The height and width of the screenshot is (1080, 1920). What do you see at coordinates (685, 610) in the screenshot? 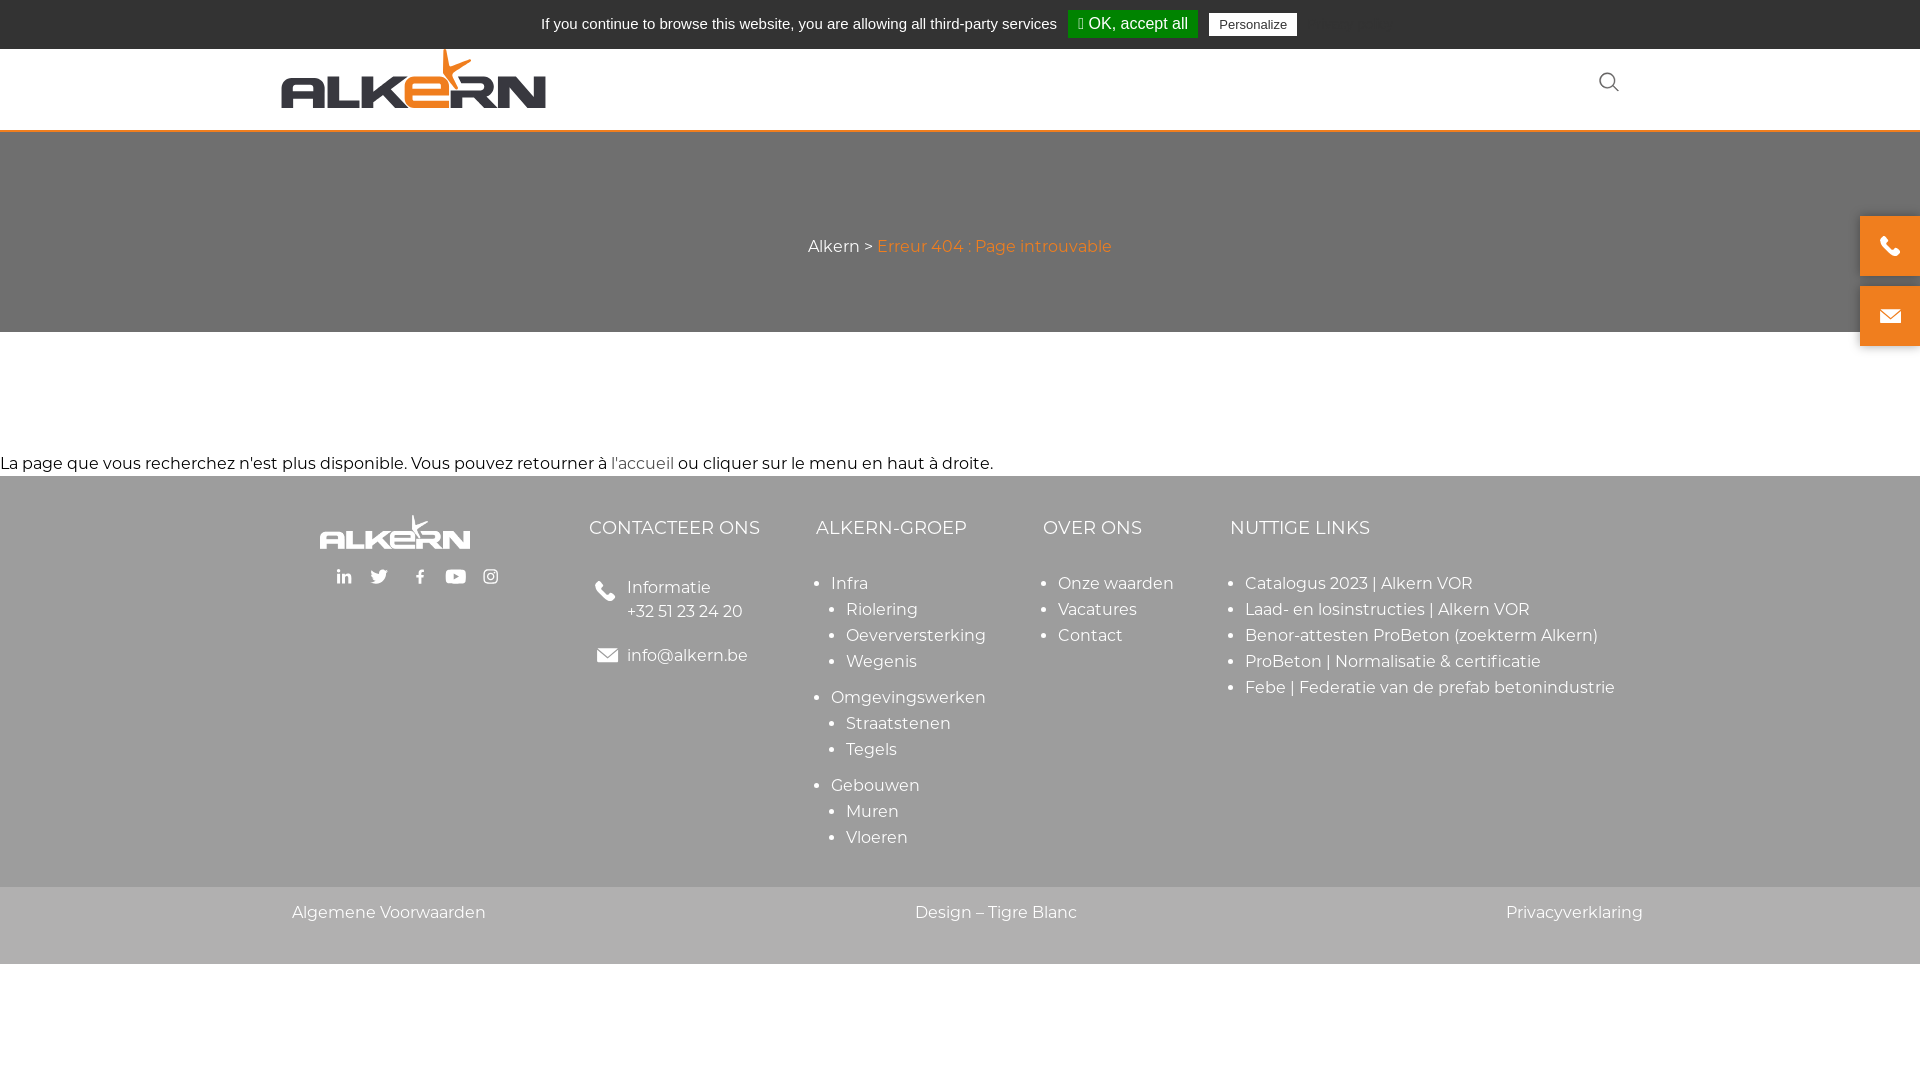
I see `'+32 51 23 24 20'` at bounding box center [685, 610].